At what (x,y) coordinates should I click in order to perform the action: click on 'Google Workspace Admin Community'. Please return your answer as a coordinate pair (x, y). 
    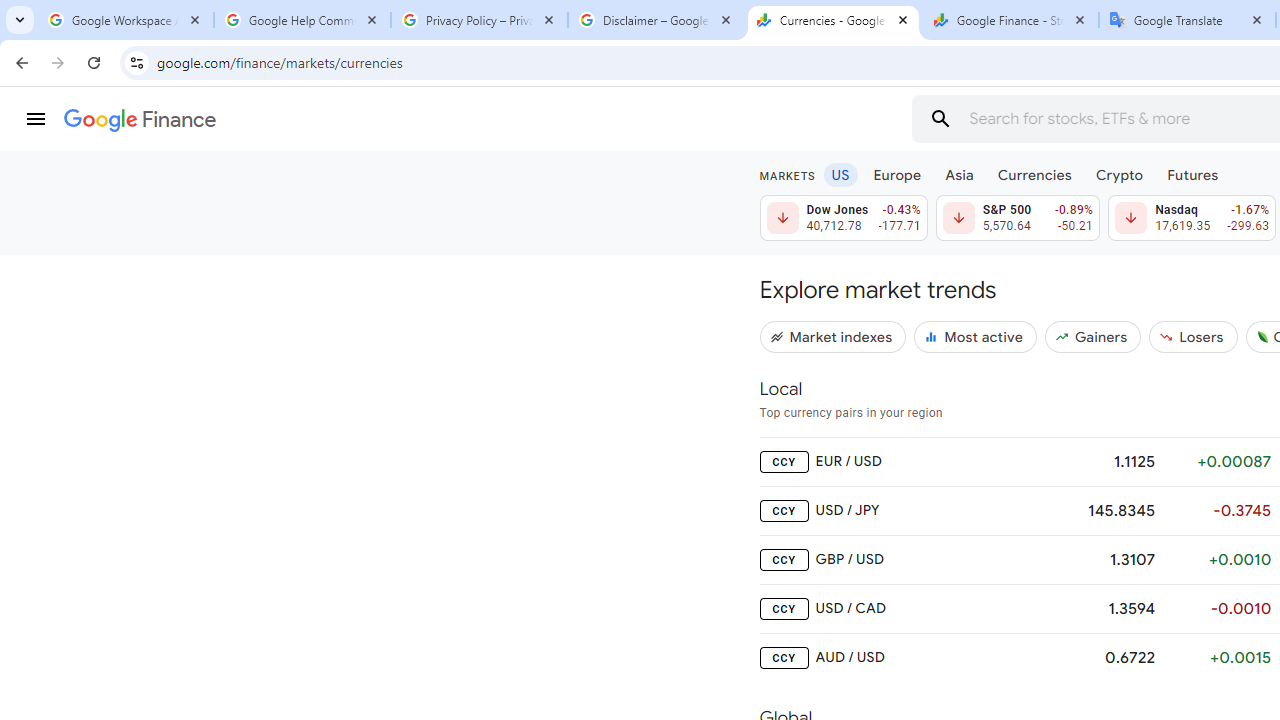
    Looking at the image, I should click on (124, 20).